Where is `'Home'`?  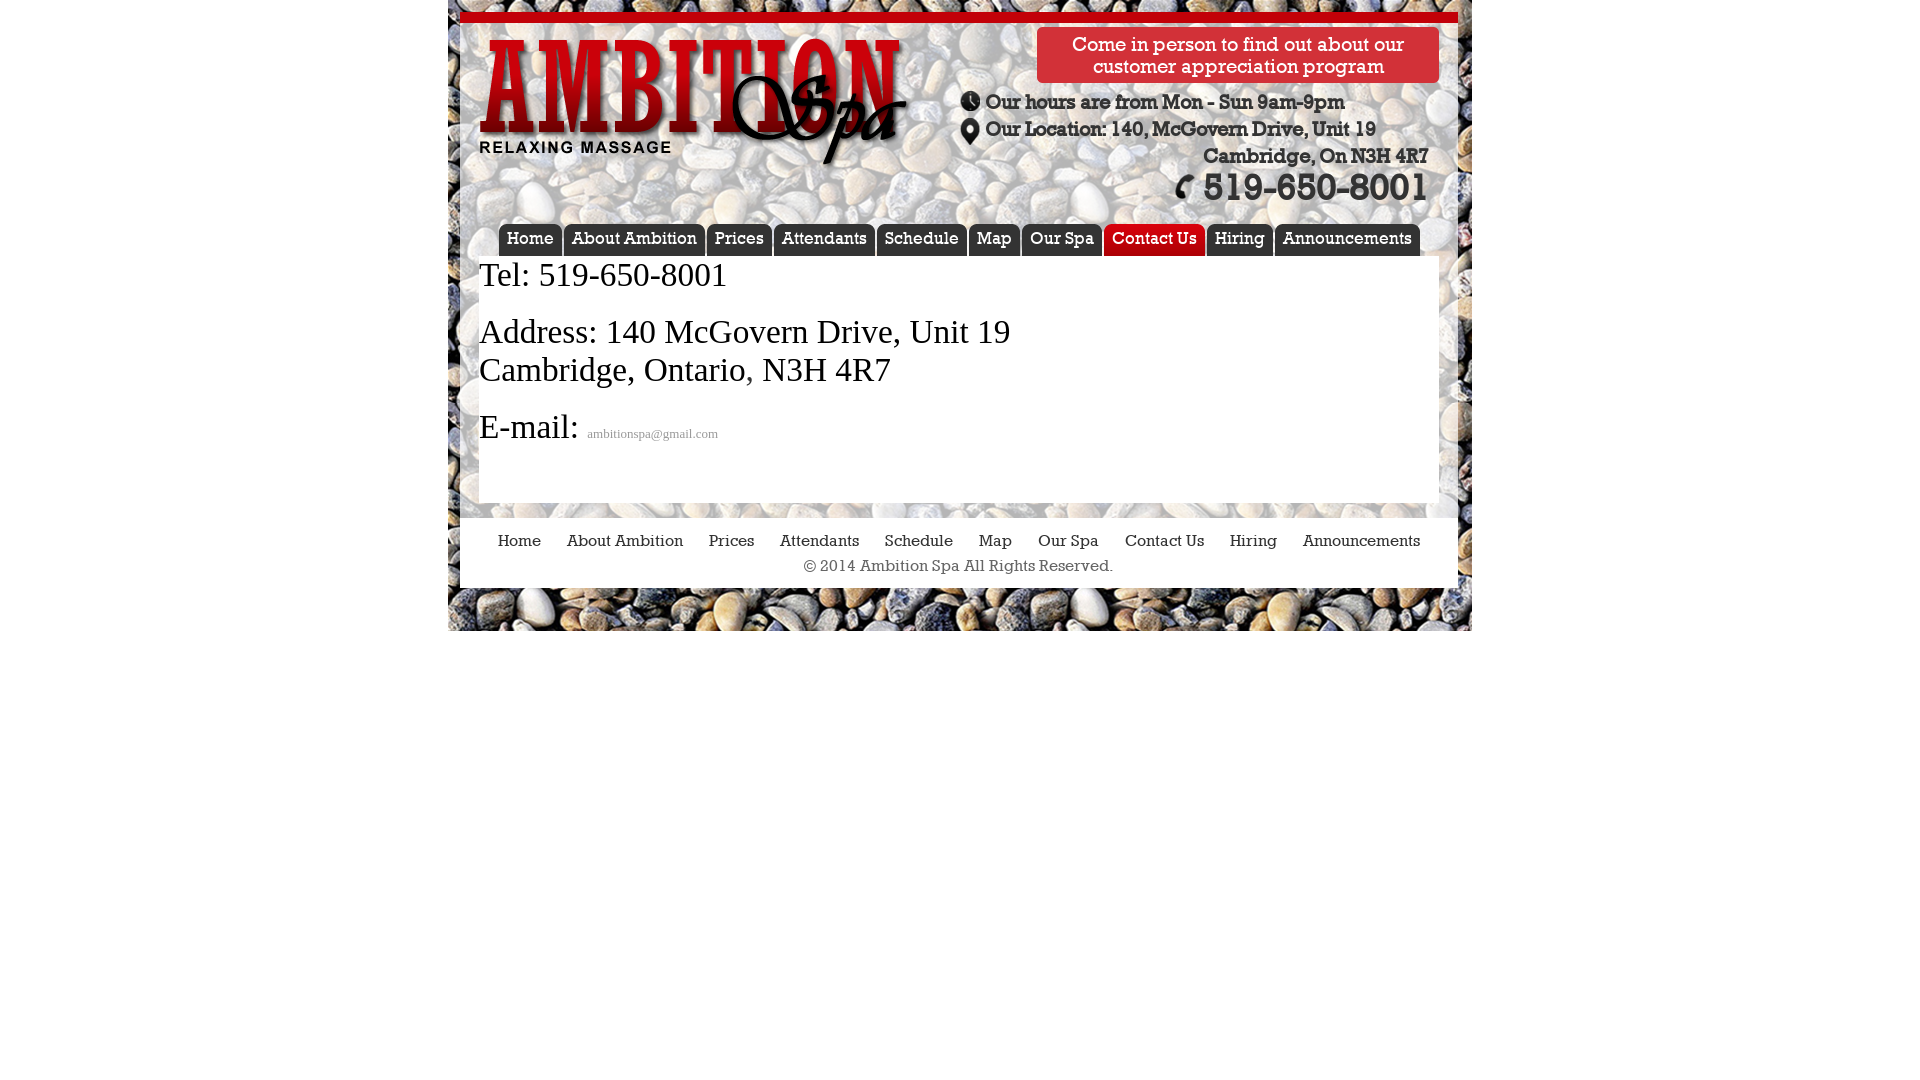
'Home' is located at coordinates (519, 540).